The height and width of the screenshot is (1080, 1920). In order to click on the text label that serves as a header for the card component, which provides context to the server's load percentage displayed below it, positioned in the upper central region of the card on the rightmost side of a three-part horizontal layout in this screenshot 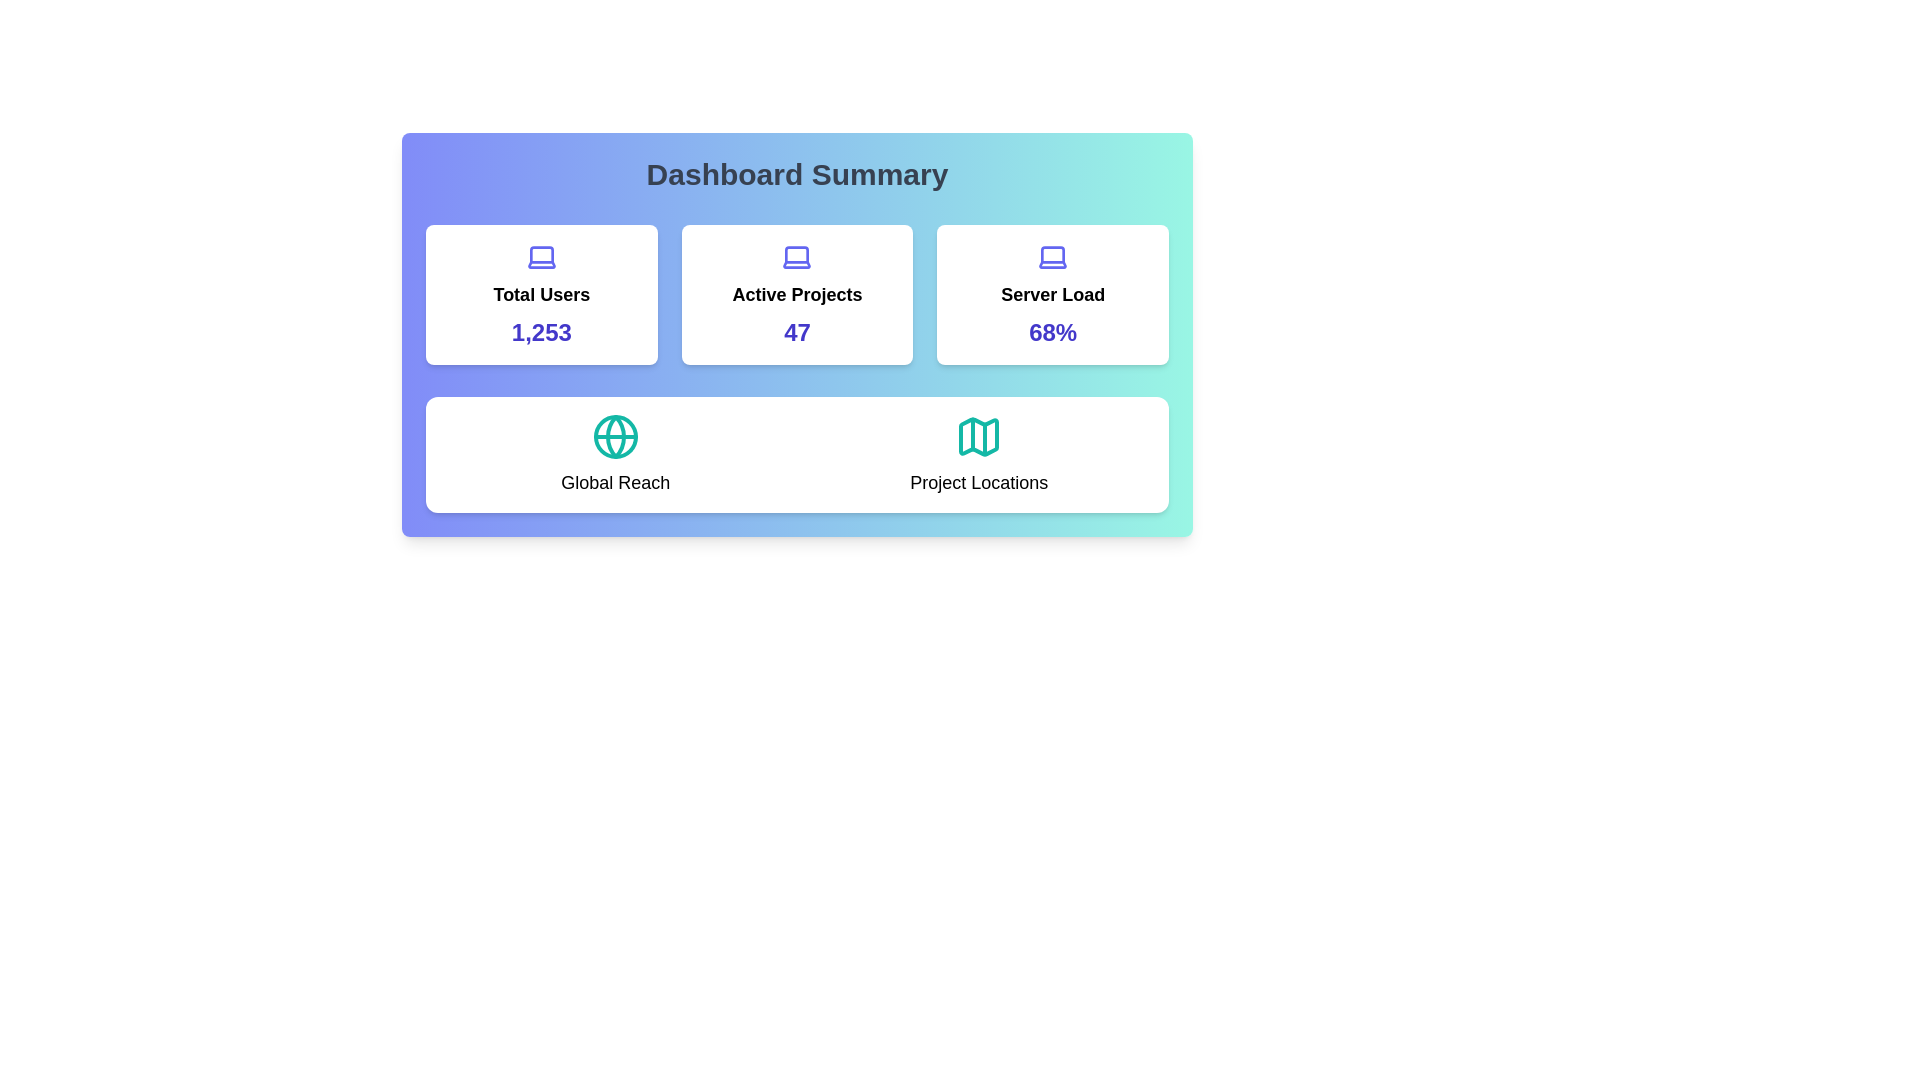, I will do `click(1052, 294)`.